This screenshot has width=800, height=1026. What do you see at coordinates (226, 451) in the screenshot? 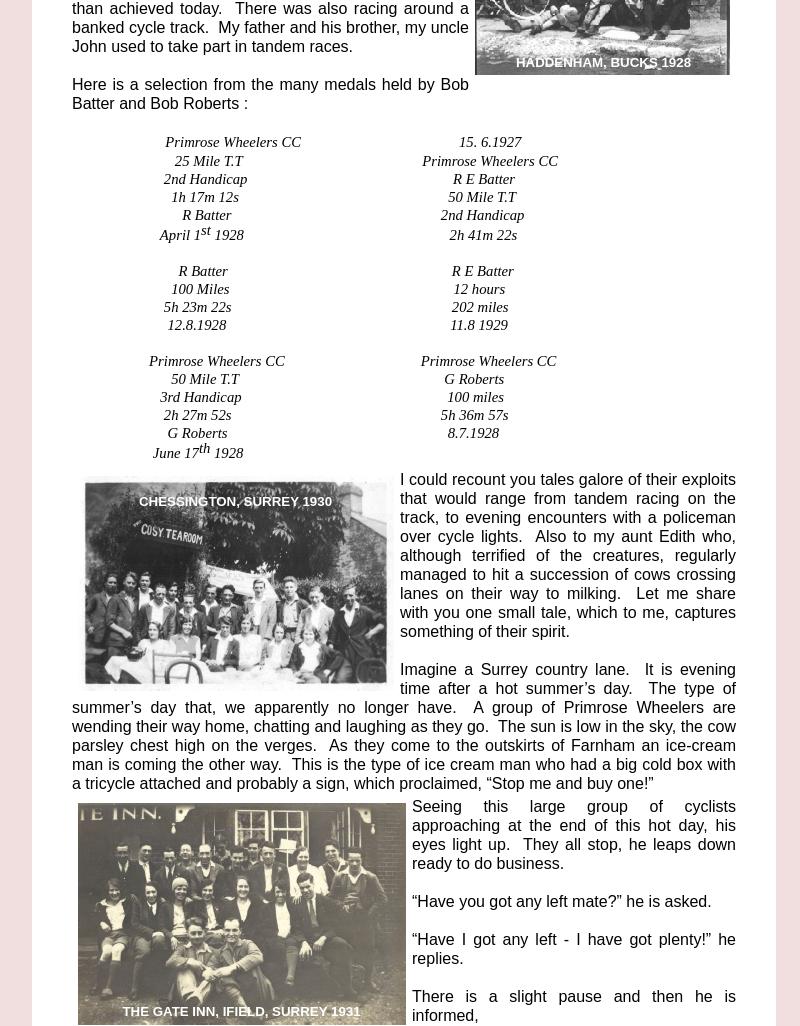
I see `'1928'` at bounding box center [226, 451].